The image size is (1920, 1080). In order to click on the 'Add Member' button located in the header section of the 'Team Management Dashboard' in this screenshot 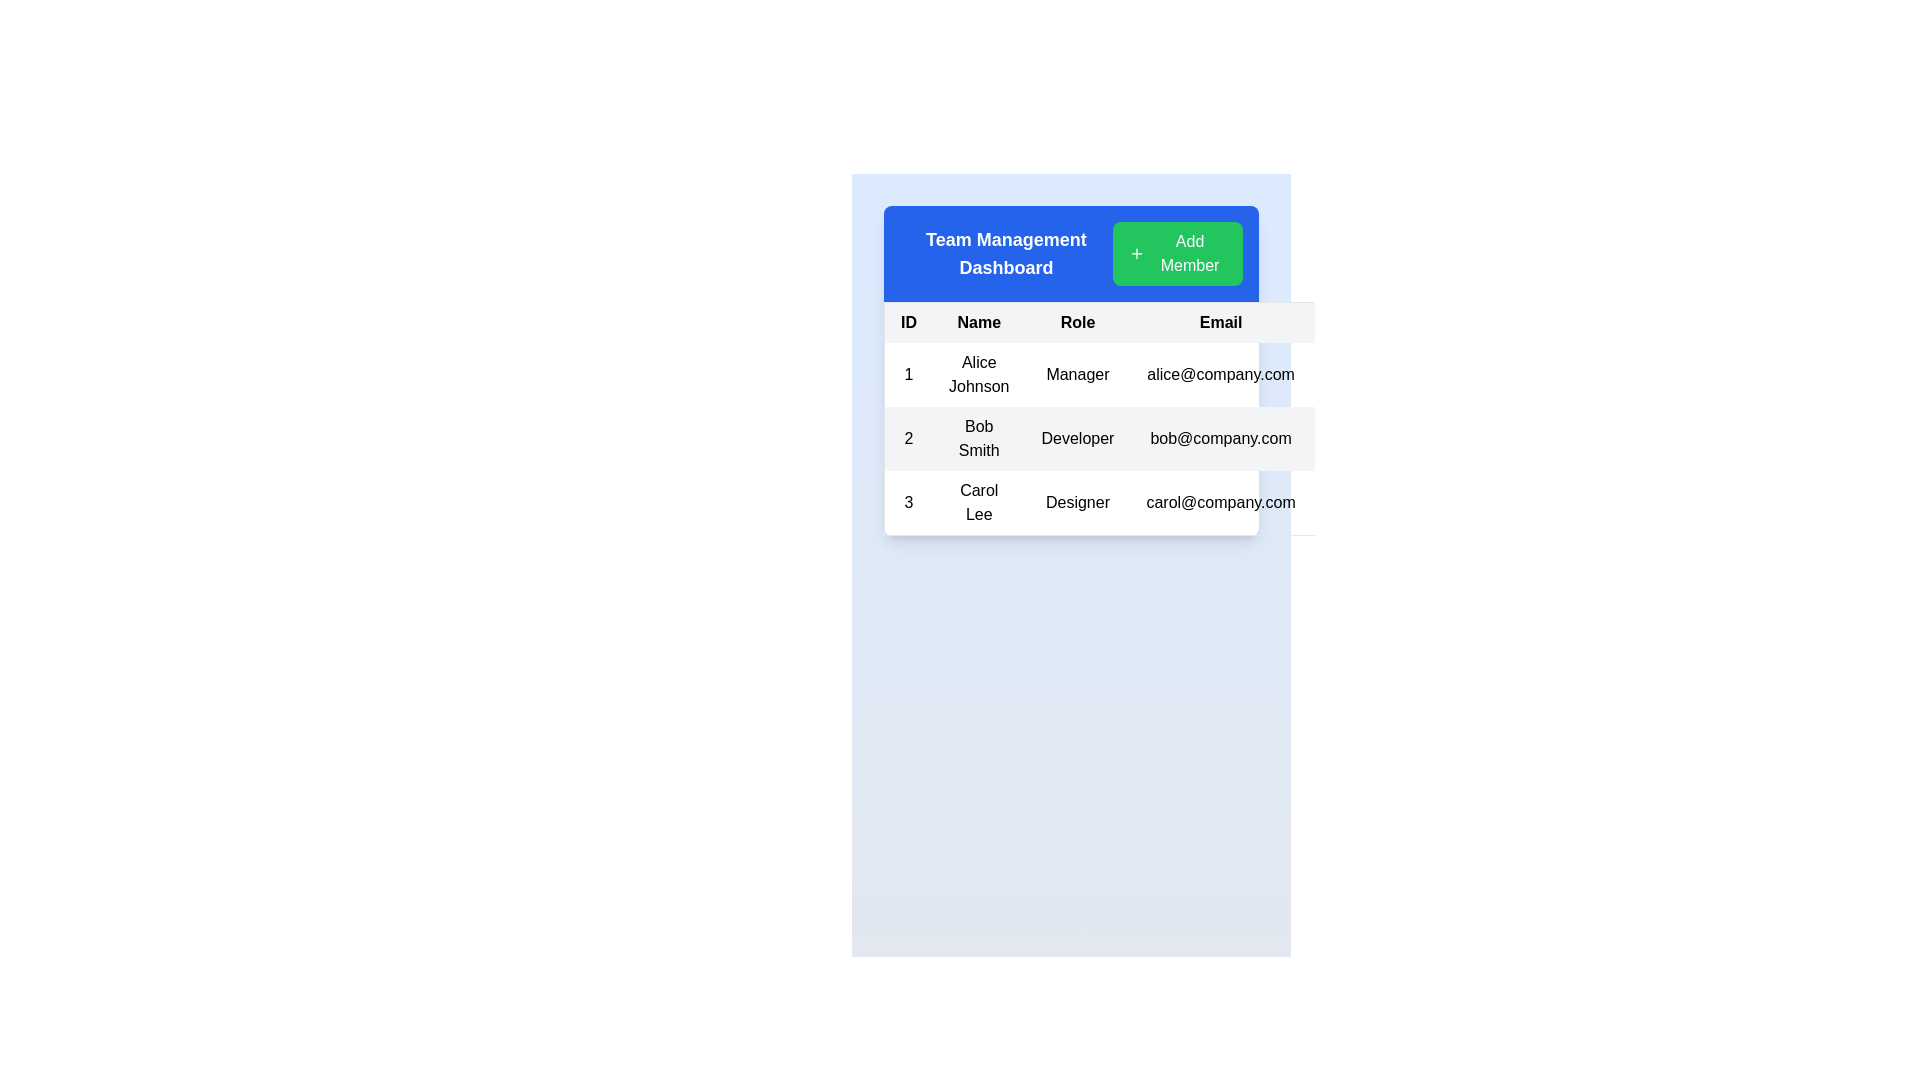, I will do `click(1177, 253)`.